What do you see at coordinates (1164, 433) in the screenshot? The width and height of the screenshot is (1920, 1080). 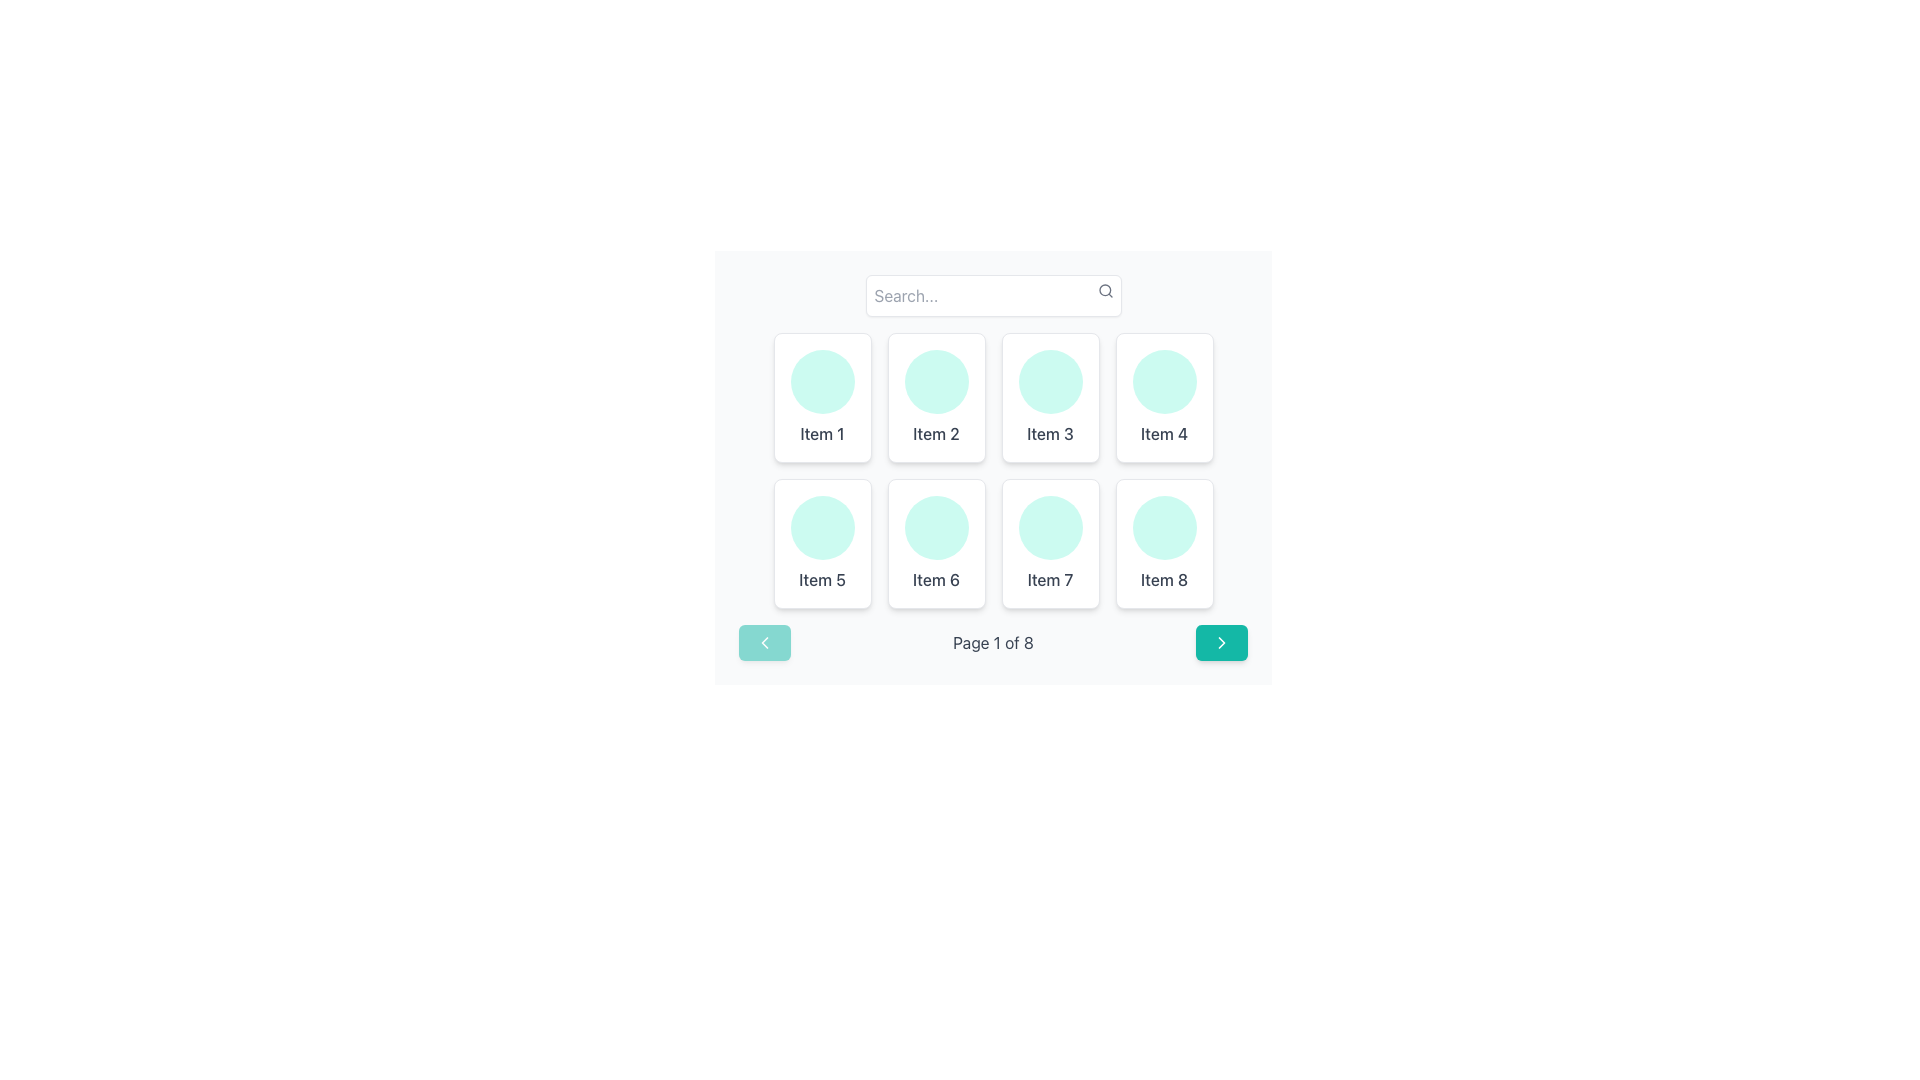 I see `the 'Item 4' text element displayed in medium gray font, located below the circular graphic in the second column of the grid layout` at bounding box center [1164, 433].